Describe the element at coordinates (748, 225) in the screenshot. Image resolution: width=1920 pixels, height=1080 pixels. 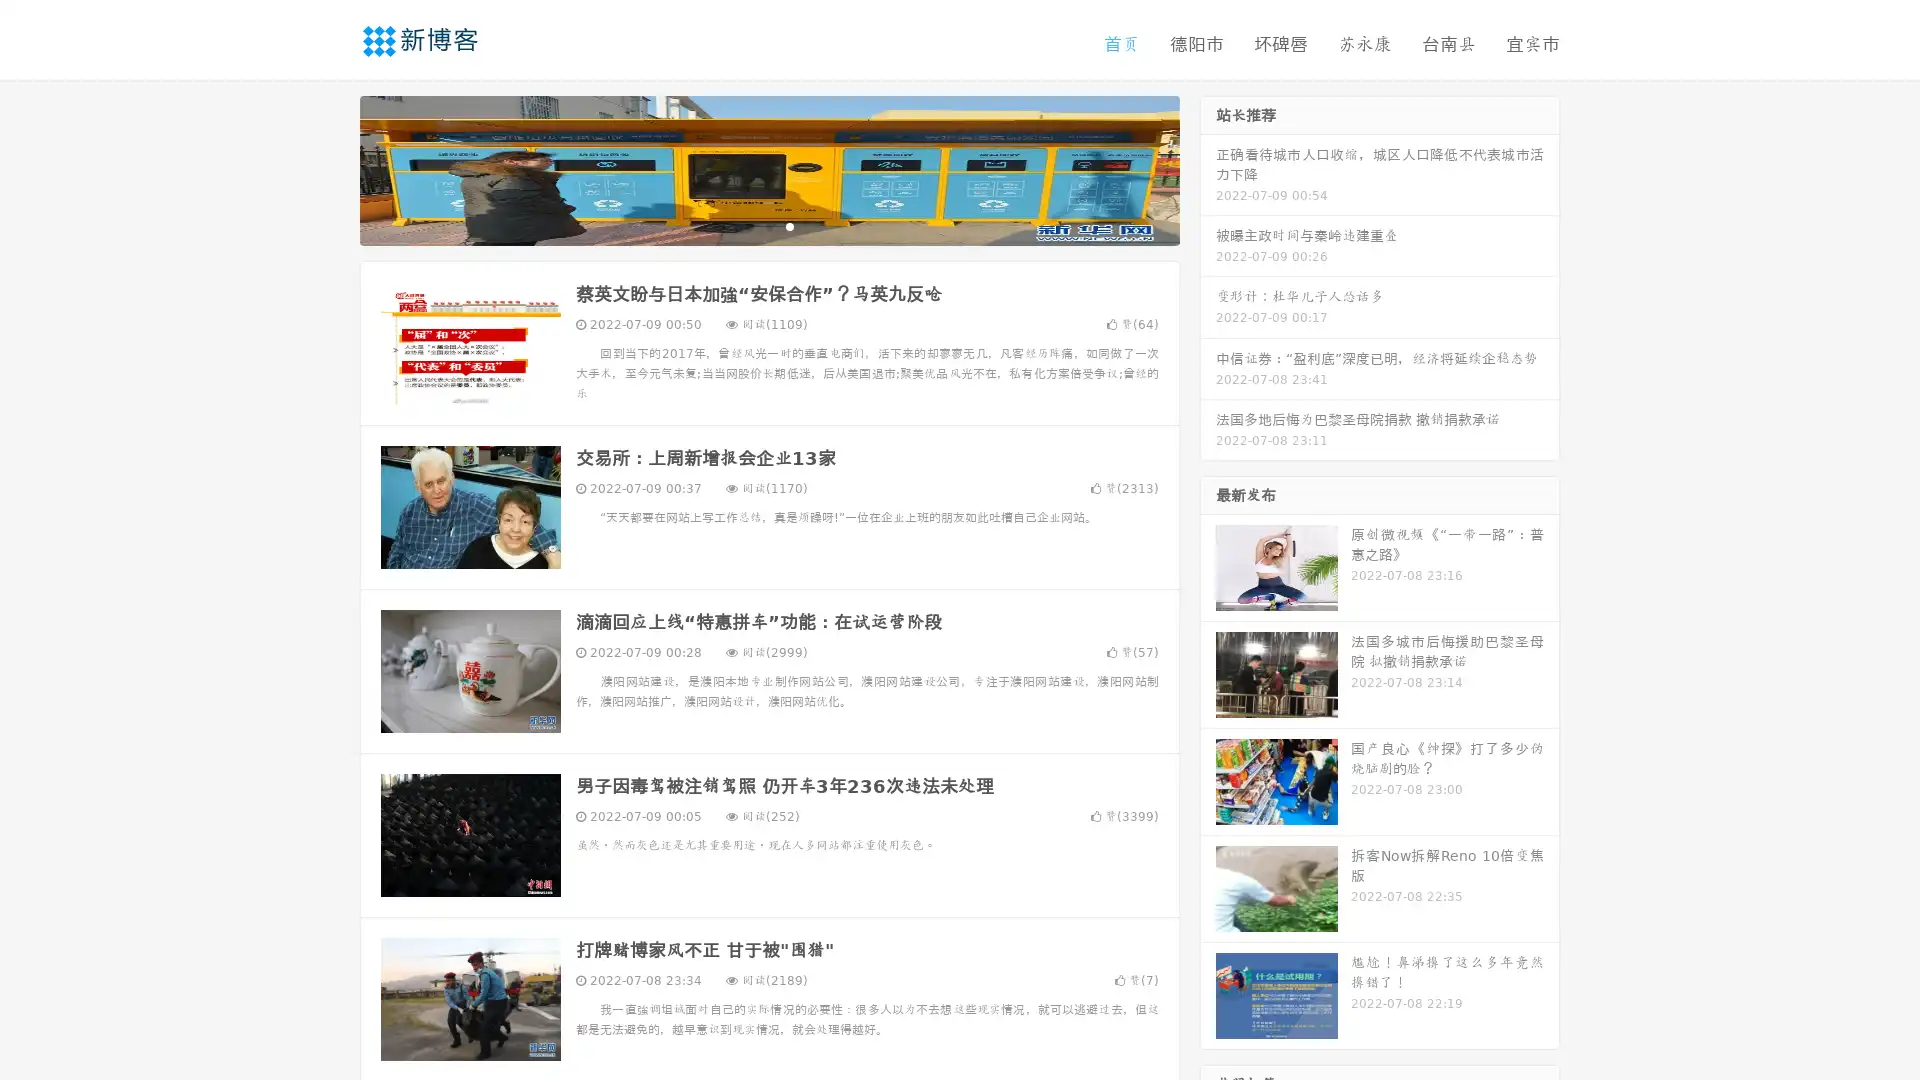
I see `Go to slide 1` at that location.